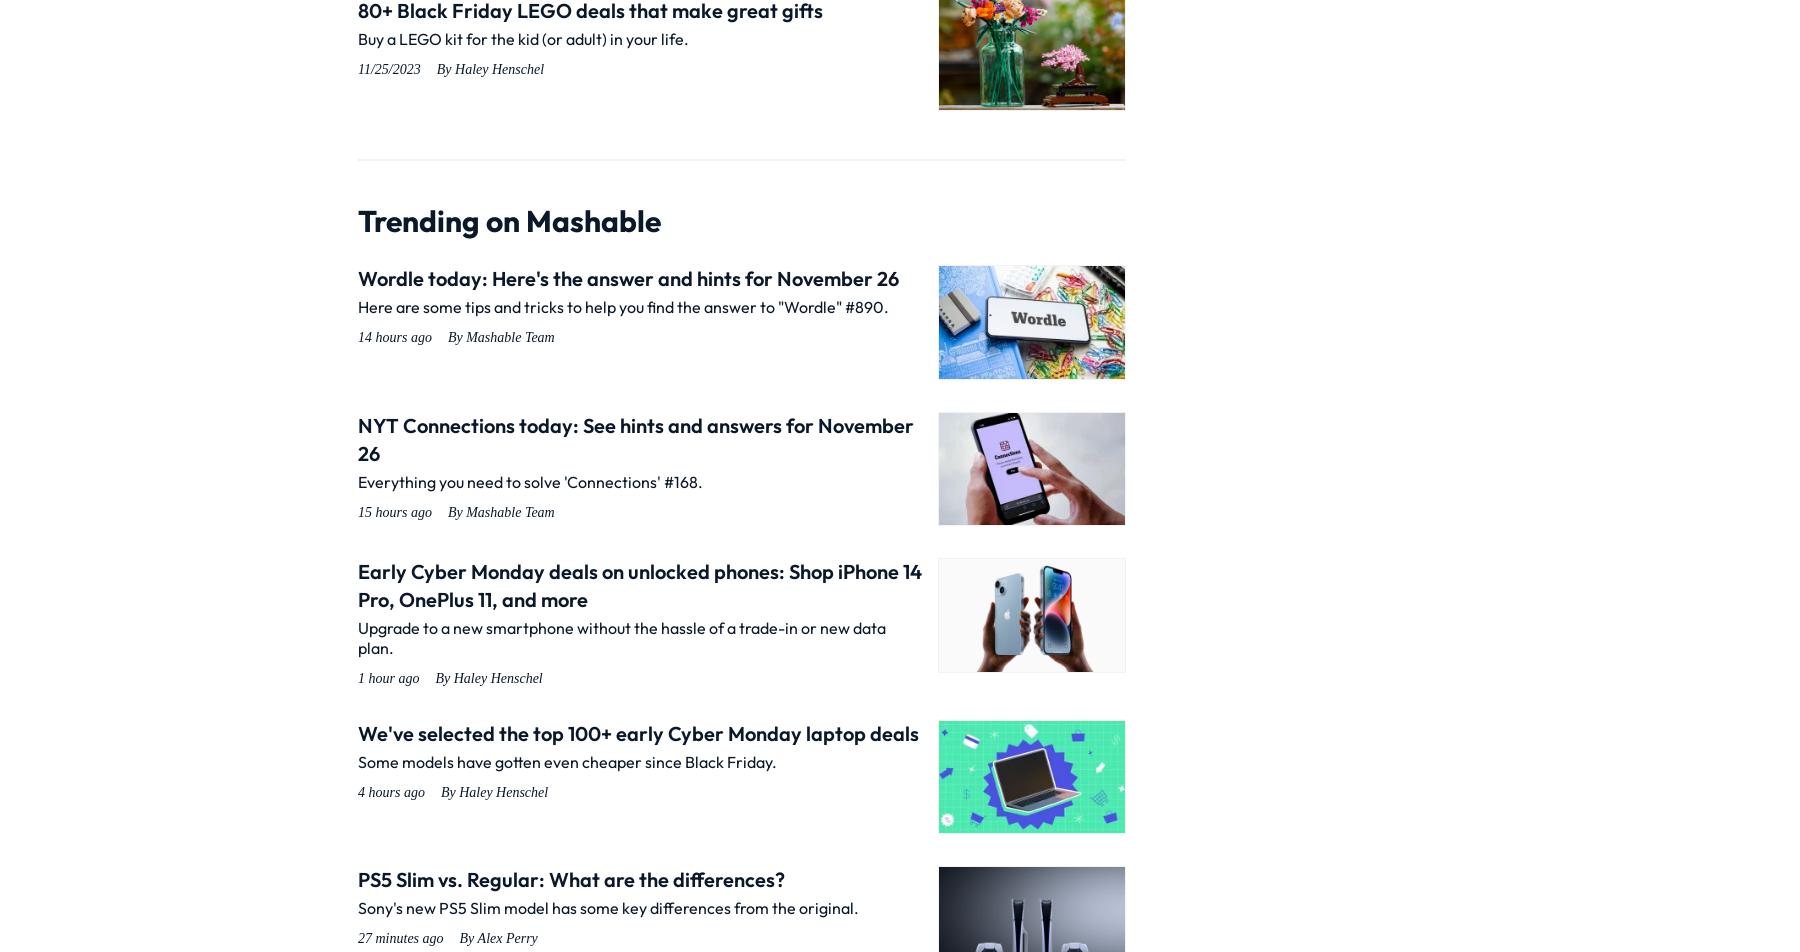 The width and height of the screenshot is (1800, 952). What do you see at coordinates (608, 908) in the screenshot?
I see `'Sony's new PS5 Slim model has some key differences from the original.'` at bounding box center [608, 908].